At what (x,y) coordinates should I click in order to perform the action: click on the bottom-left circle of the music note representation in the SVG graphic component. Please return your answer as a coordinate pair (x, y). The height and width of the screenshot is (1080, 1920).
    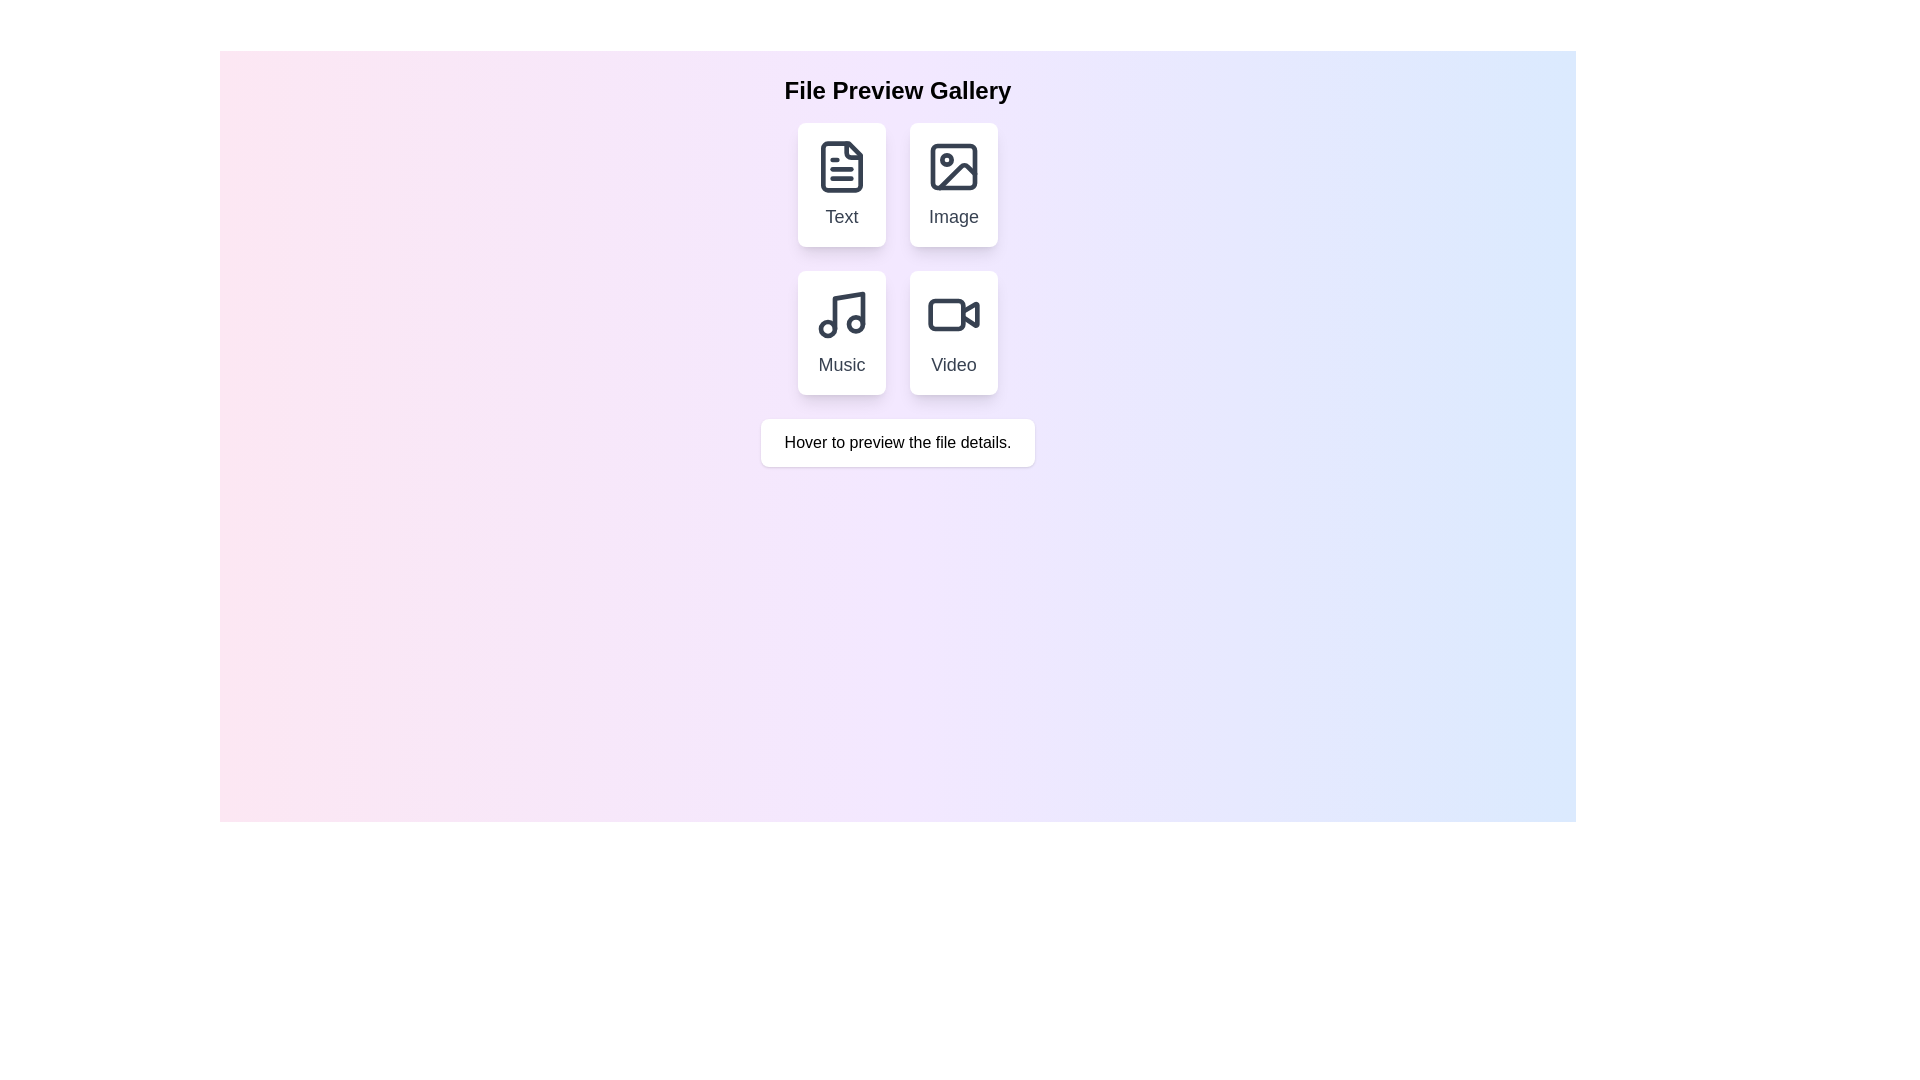
    Looking at the image, I should click on (828, 327).